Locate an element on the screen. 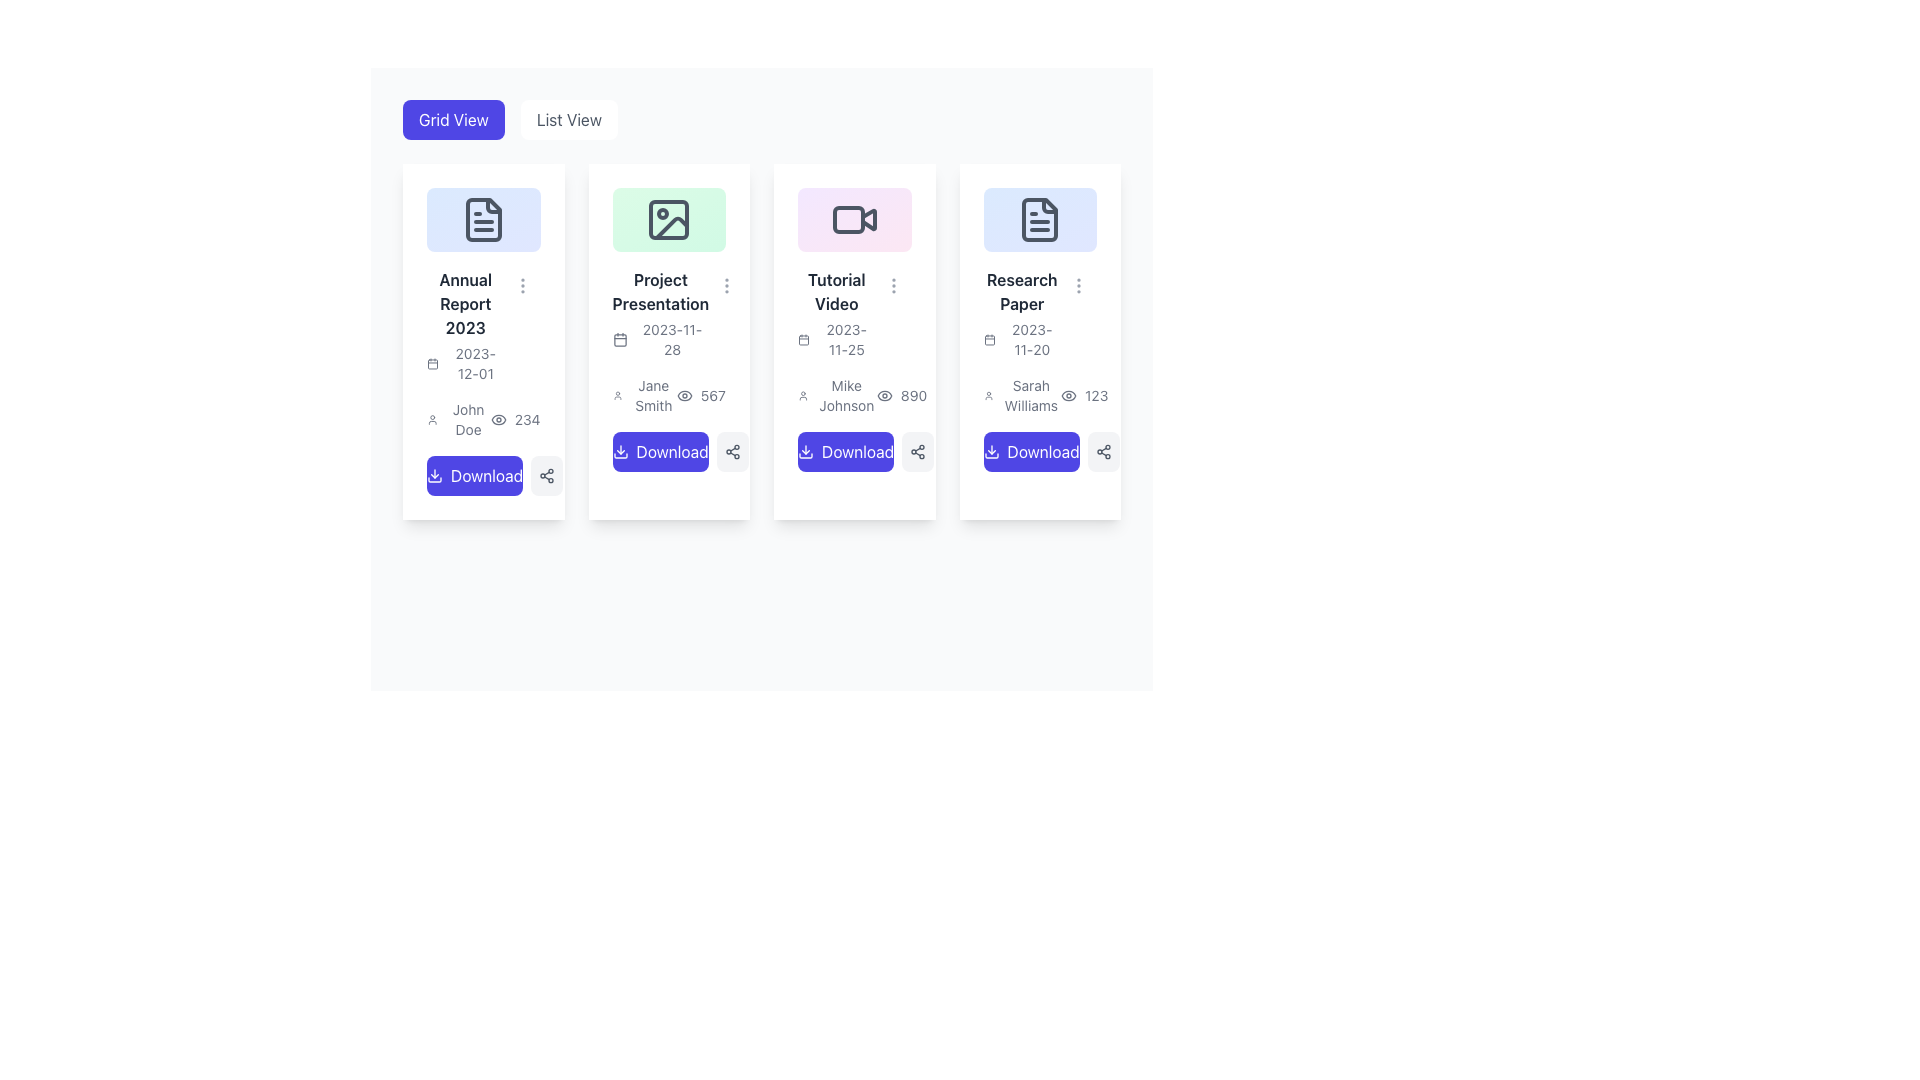 This screenshot has width=1920, height=1080. the graphical icon element representing the 'Project Presentation' card, located in the second card from the left is located at coordinates (669, 219).